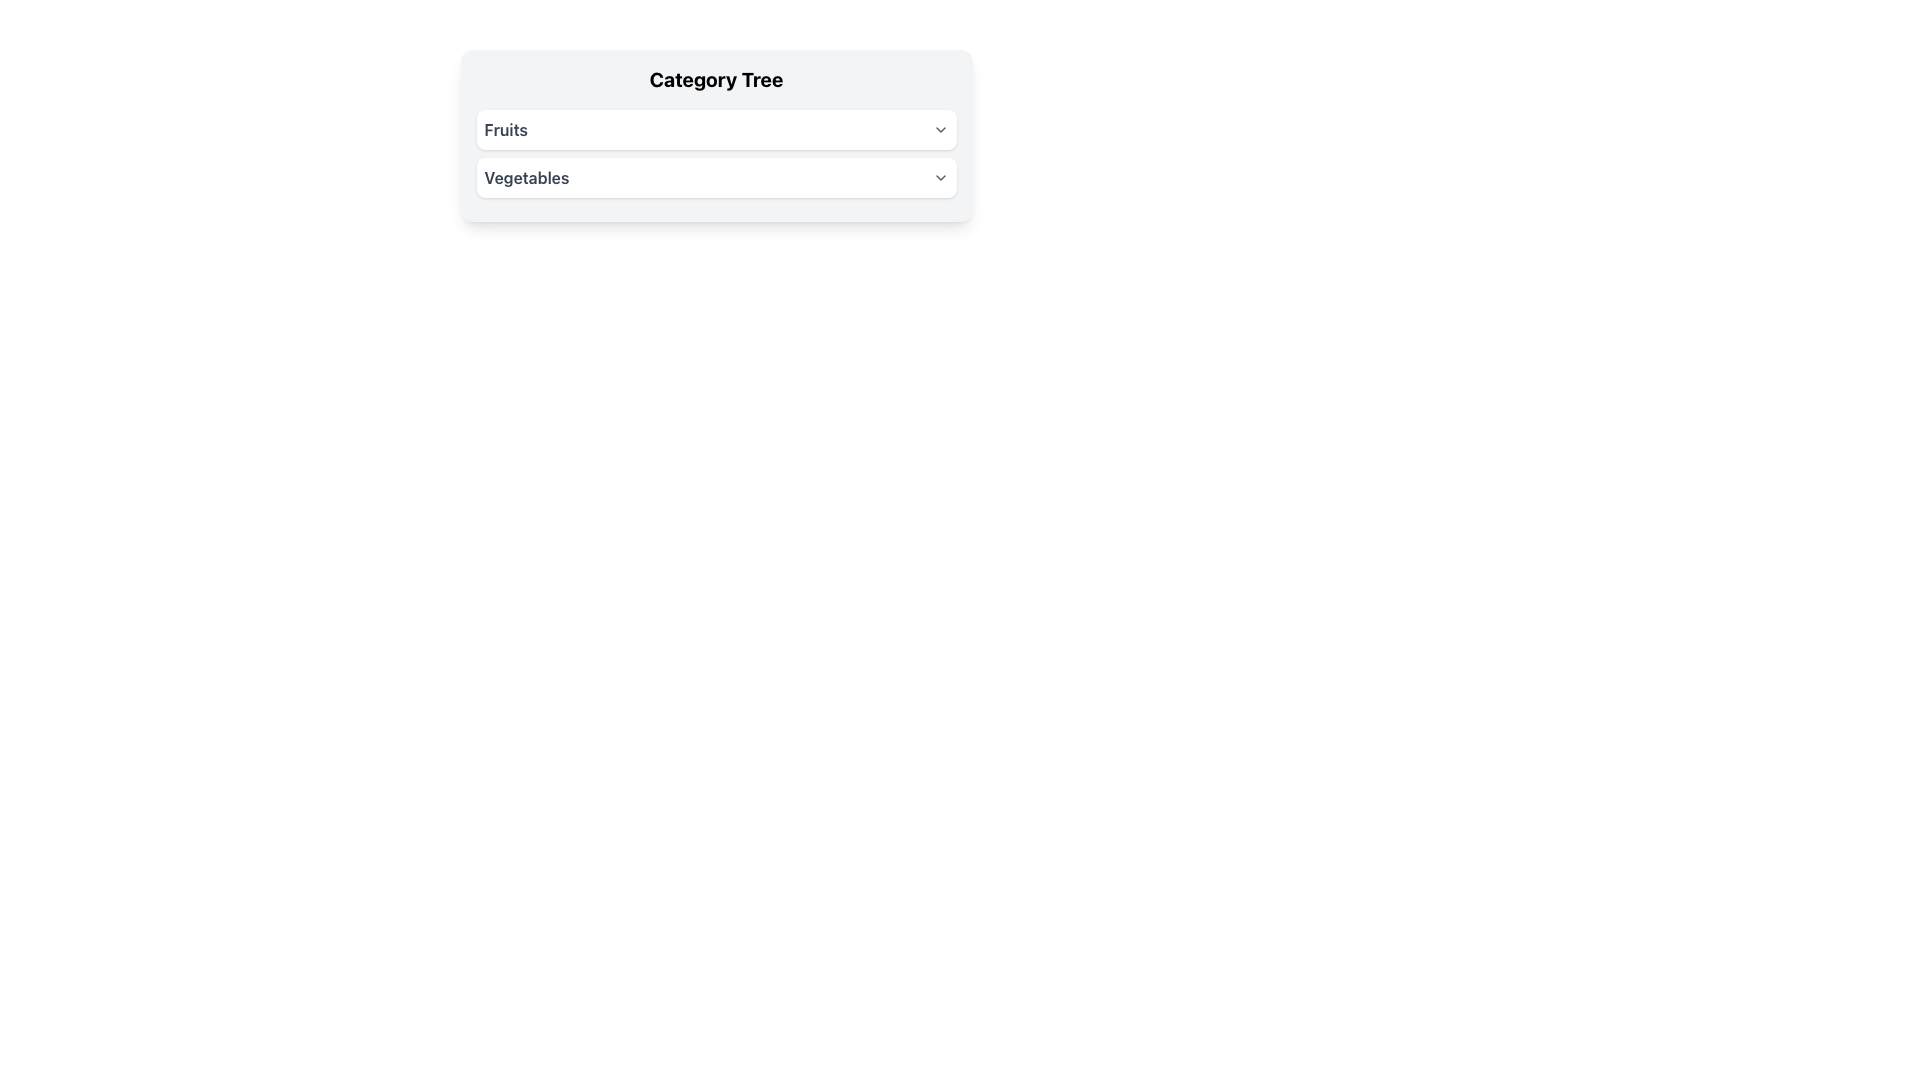 The height and width of the screenshot is (1080, 1920). What do you see at coordinates (939, 176) in the screenshot?
I see `the Dropdown indicator icon, which is a small gray chevron-shaped icon with a downward-pointing triangular arrow, located to the far-right of the 'Vegetables' list item` at bounding box center [939, 176].